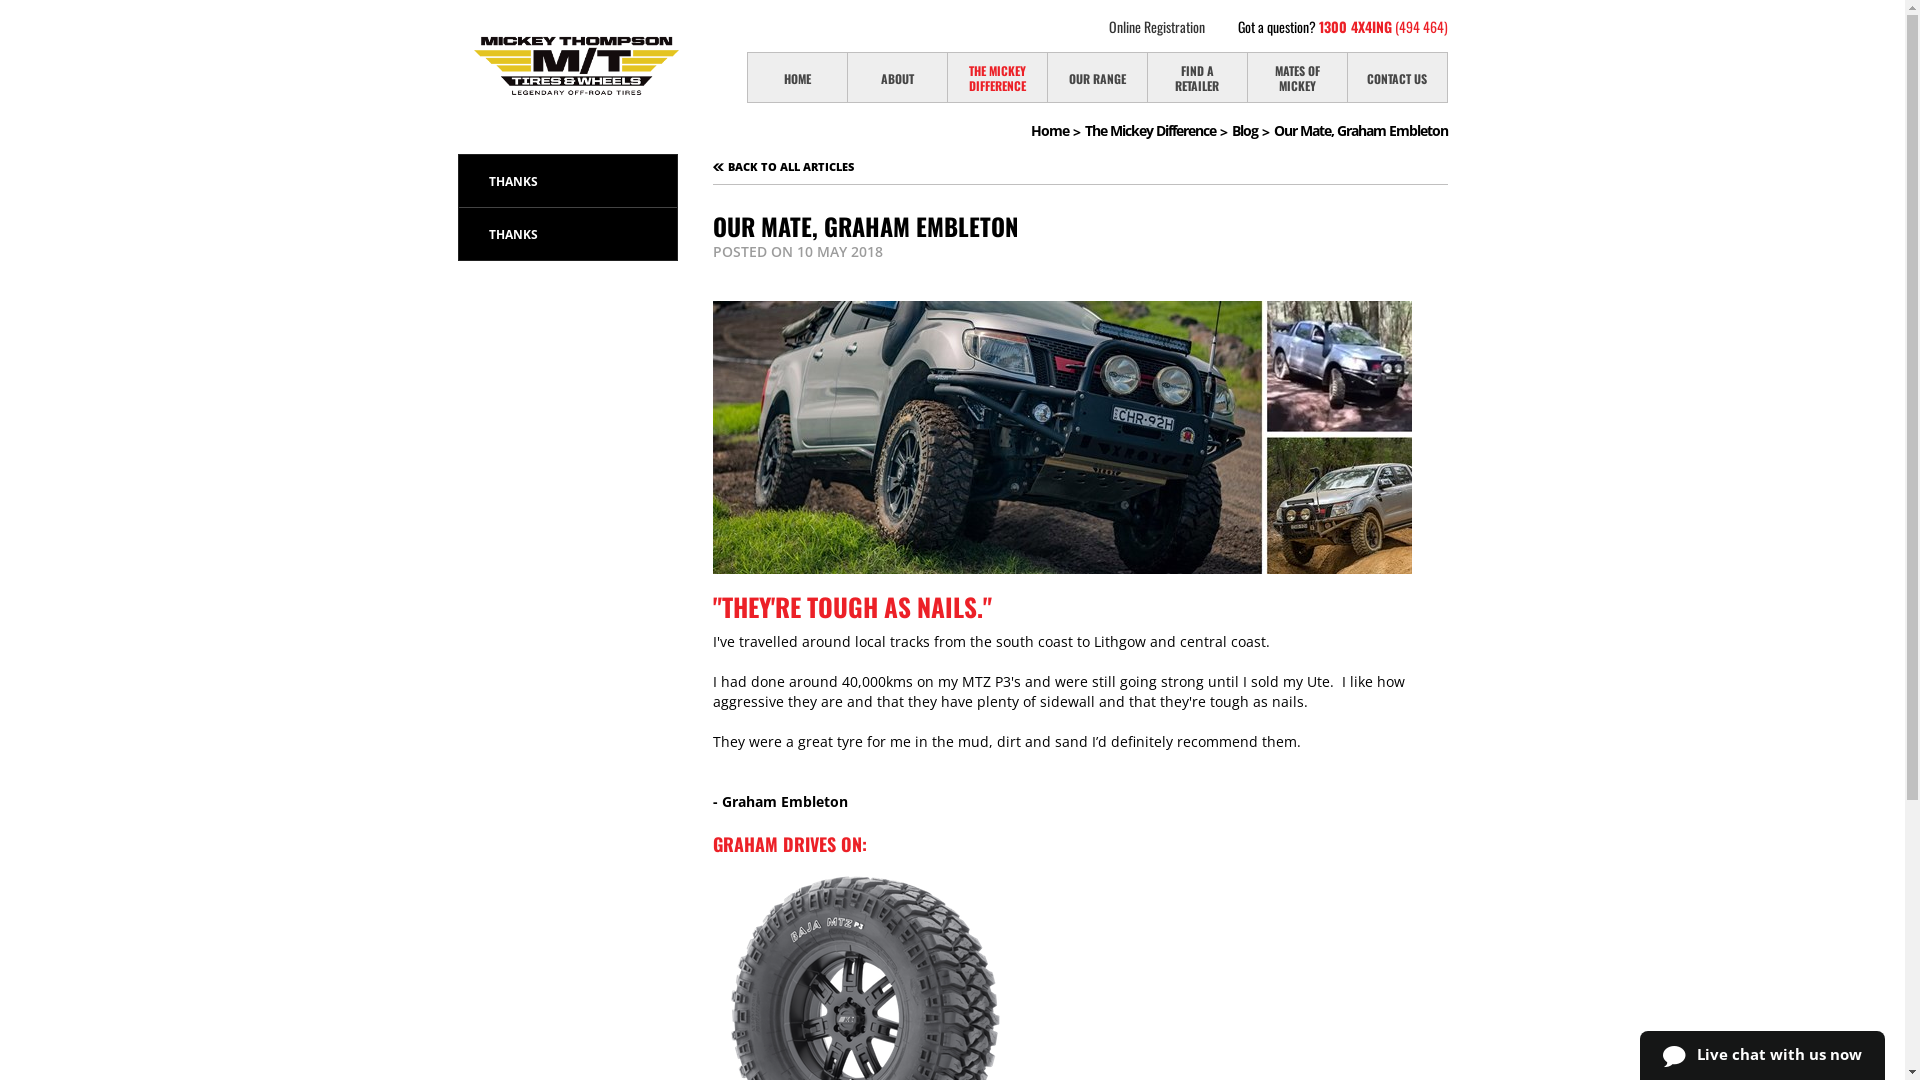 The image size is (1920, 1080). I want to click on '1300 4X4ING (494 464)', so click(1381, 26).